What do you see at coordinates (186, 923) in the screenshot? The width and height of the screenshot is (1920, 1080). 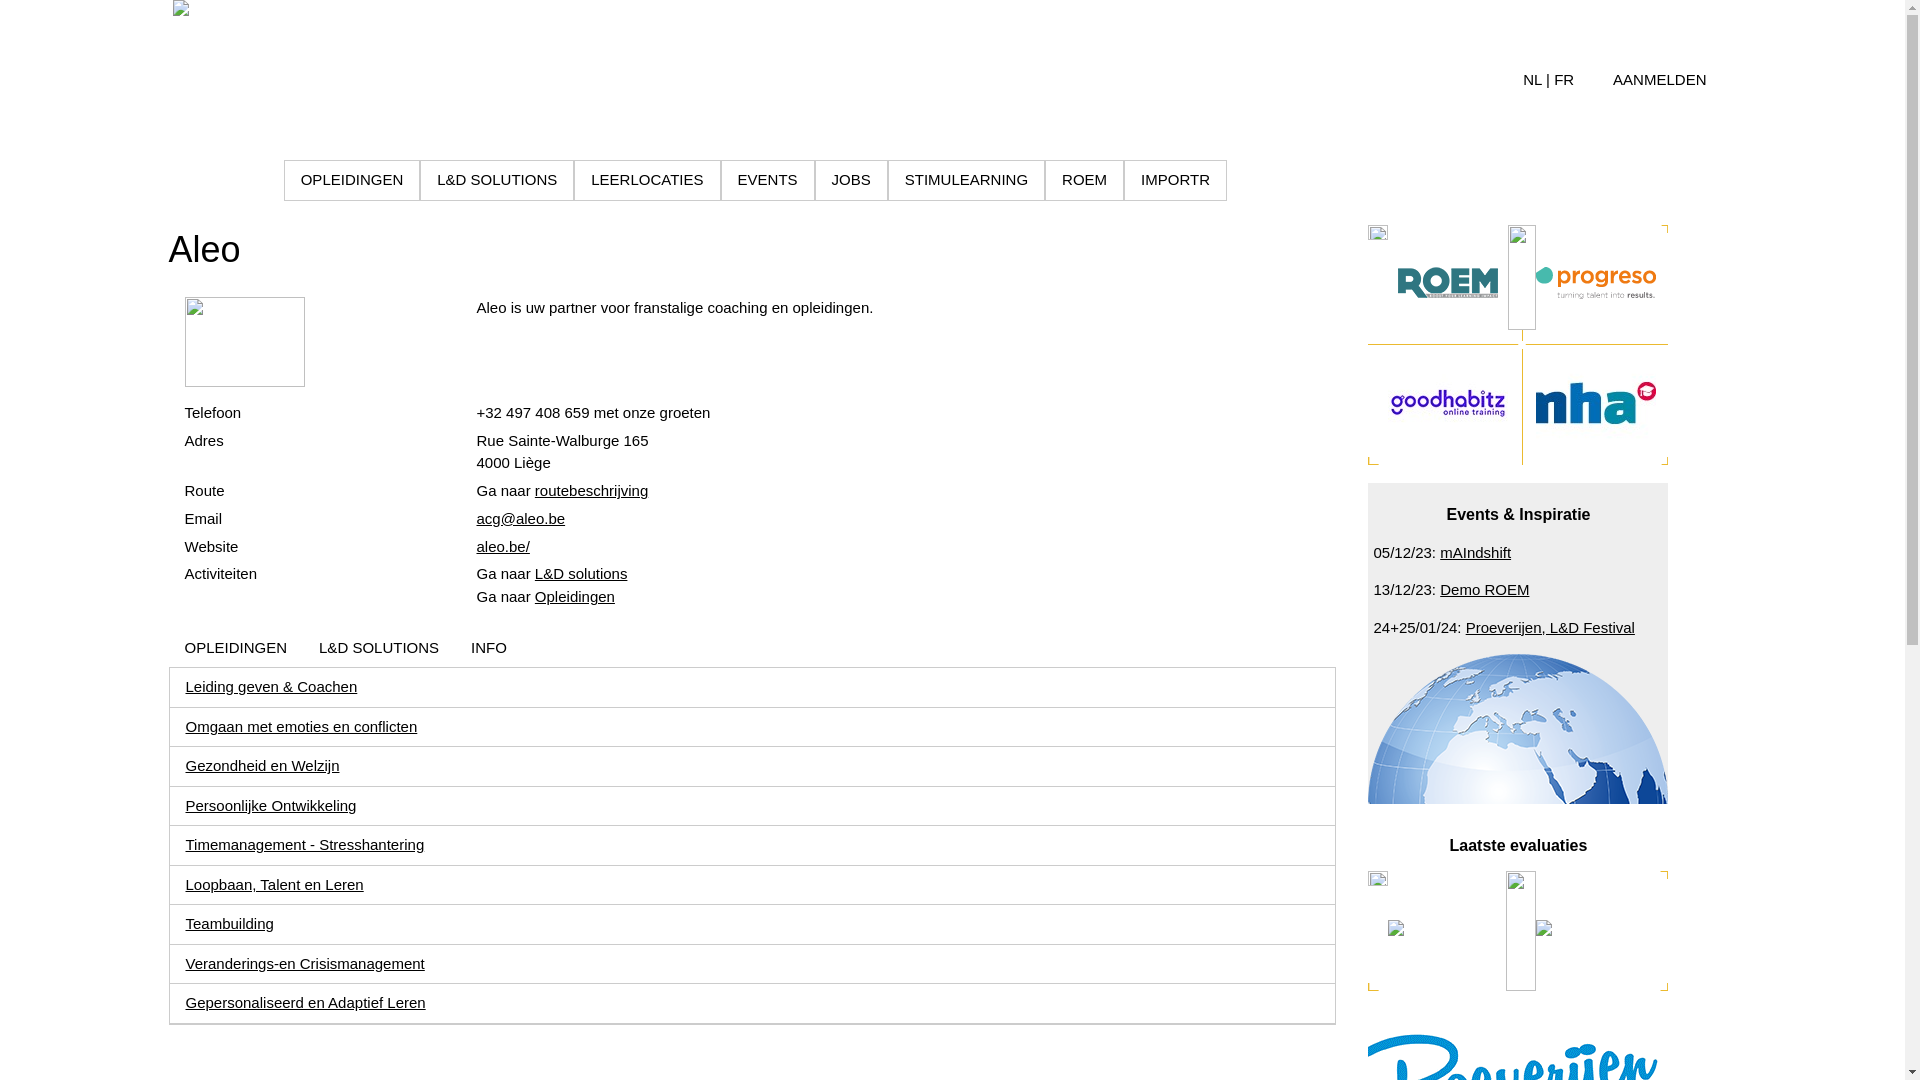 I see `'Teambuilding'` at bounding box center [186, 923].